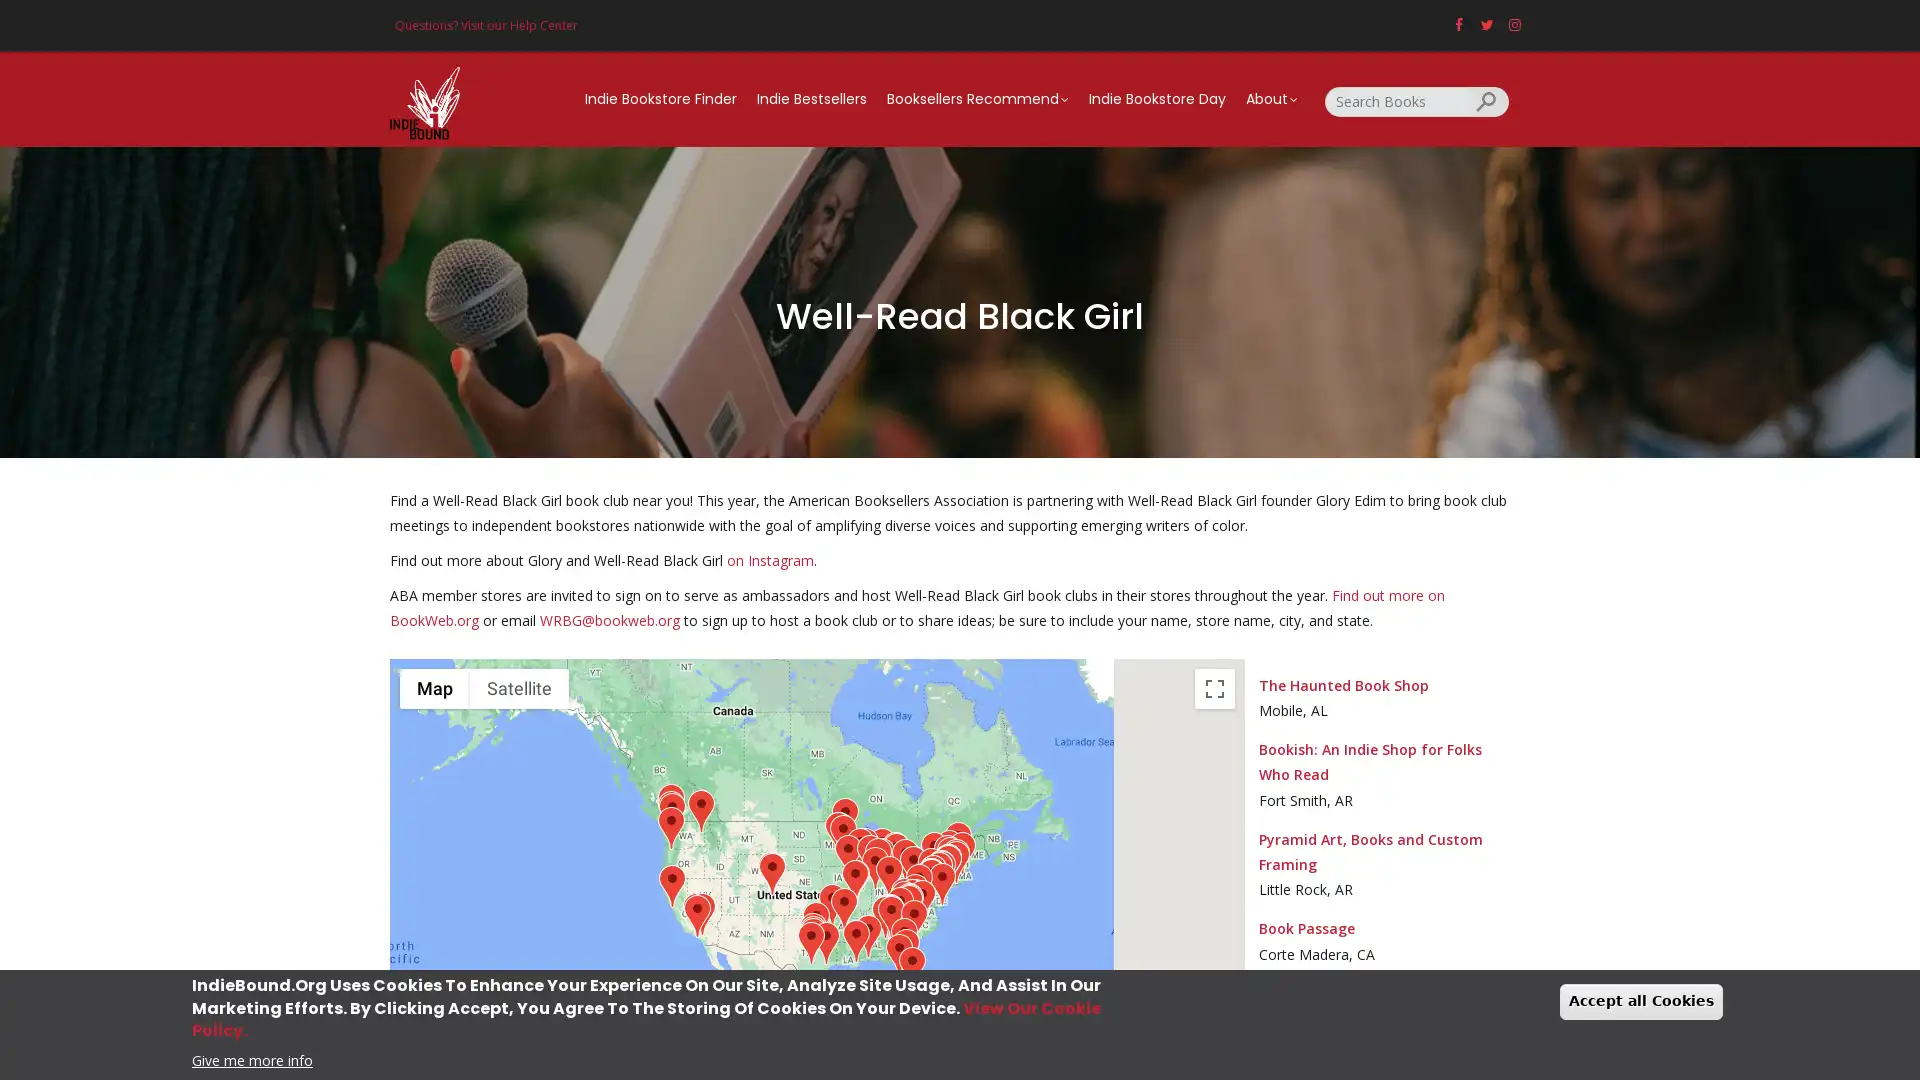 The image size is (1920, 1080). Describe the element at coordinates (945, 855) in the screenshot. I see `The Golden Notebook` at that location.